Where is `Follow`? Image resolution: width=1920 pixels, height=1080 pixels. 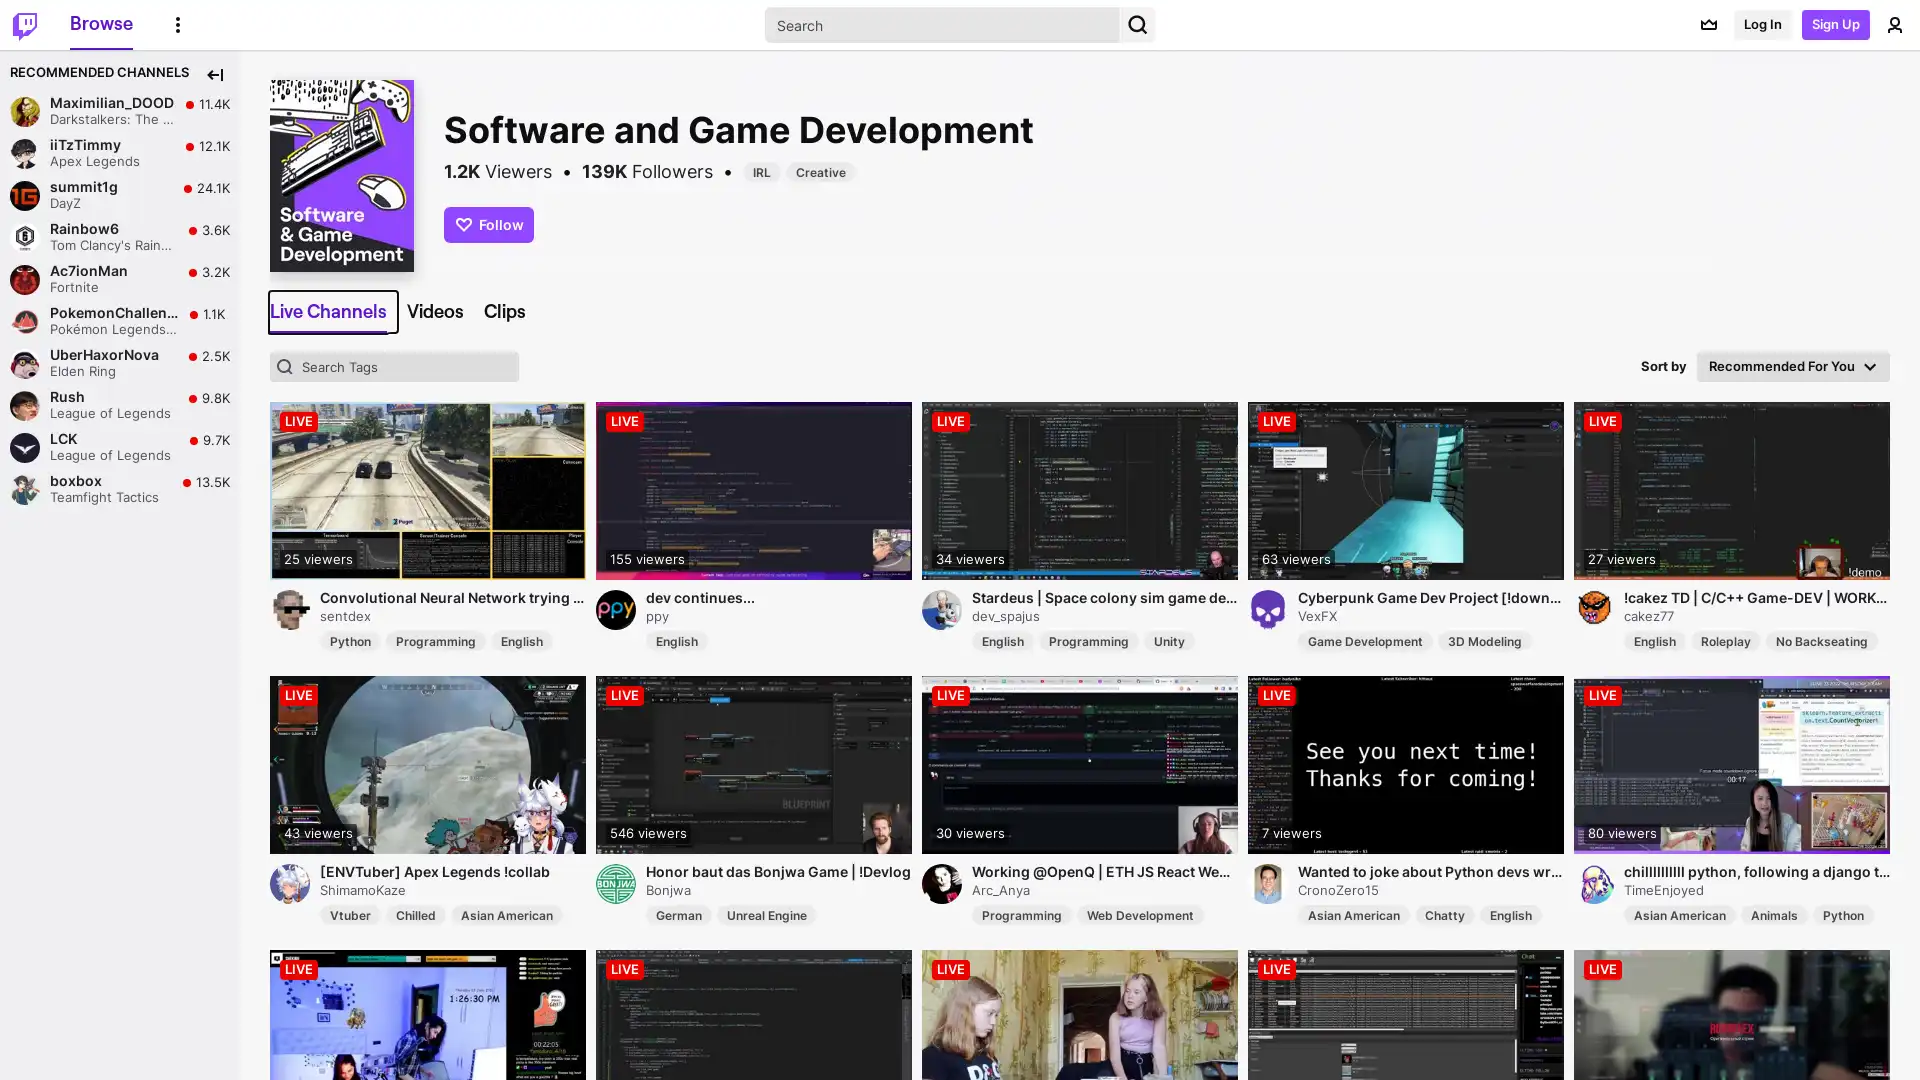
Follow is located at coordinates (489, 223).